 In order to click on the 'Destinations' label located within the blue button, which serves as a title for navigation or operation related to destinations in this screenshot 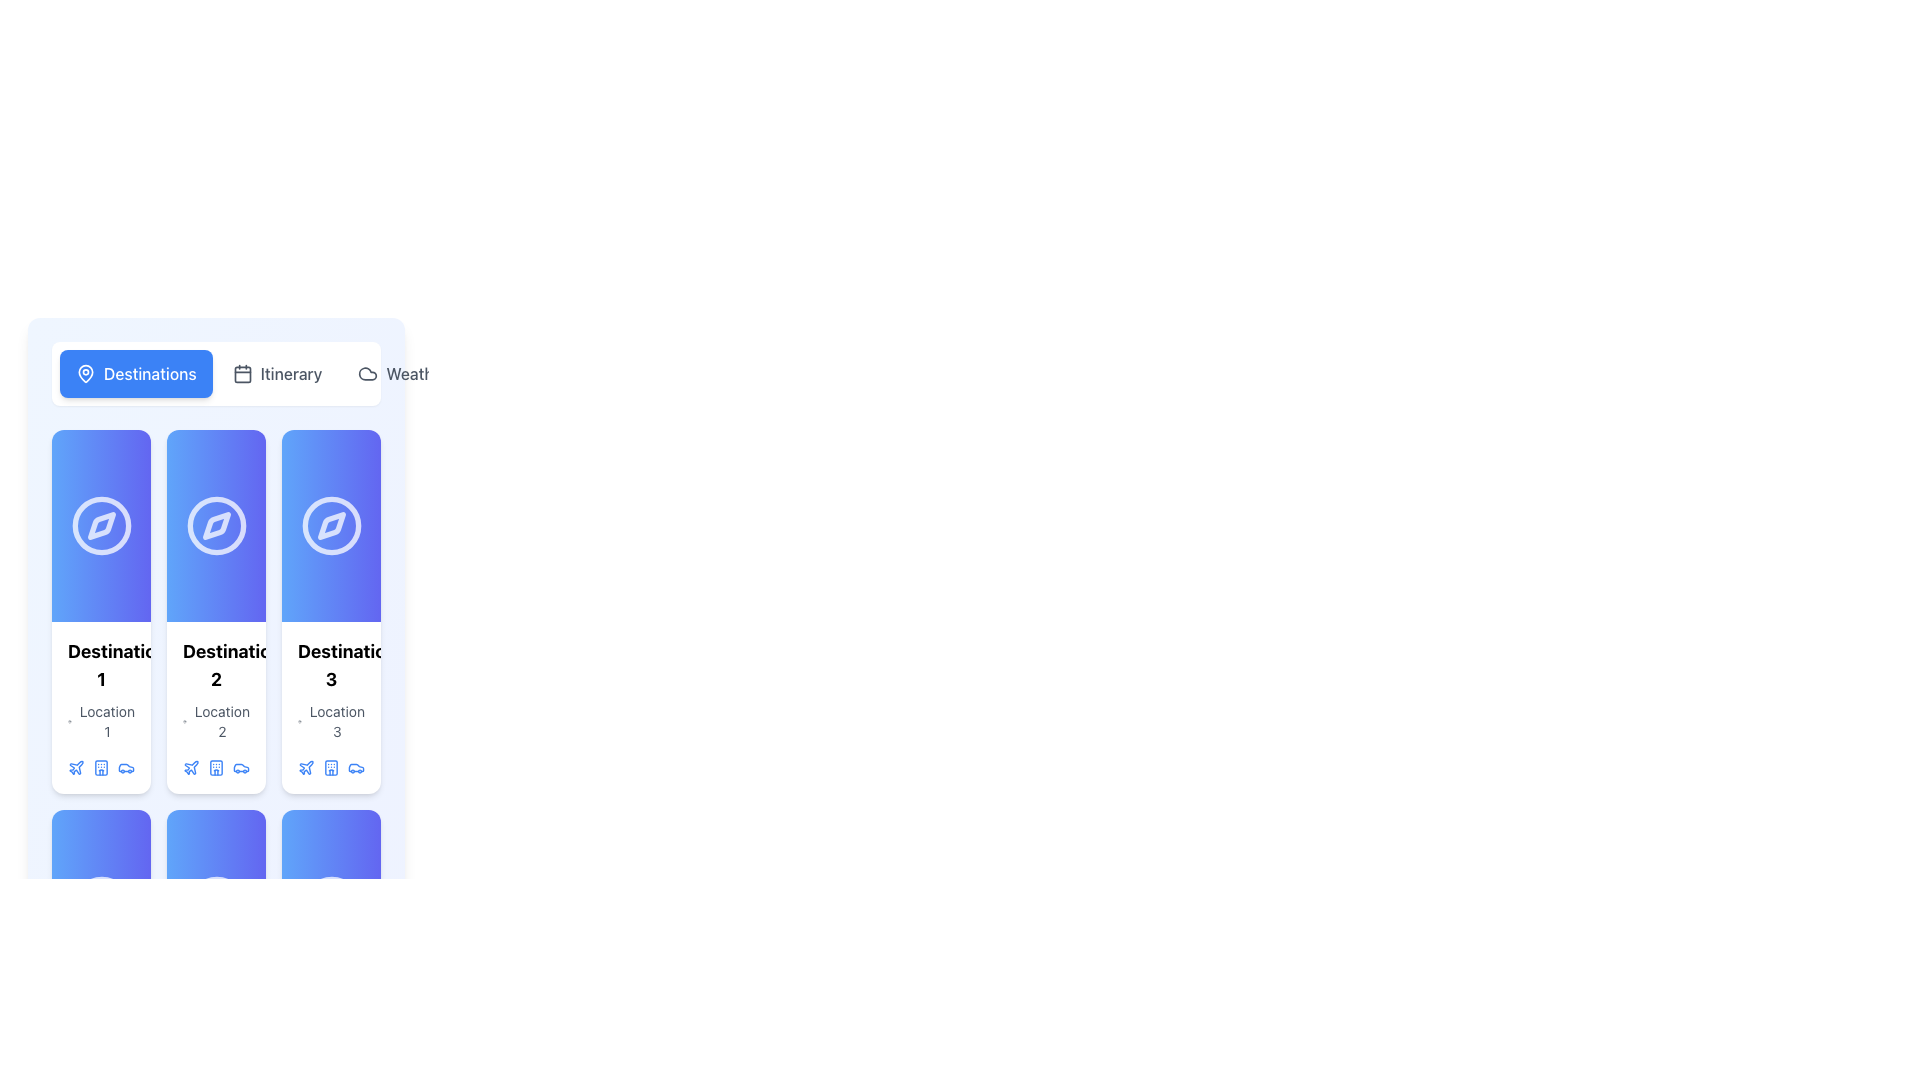, I will do `click(149, 374)`.